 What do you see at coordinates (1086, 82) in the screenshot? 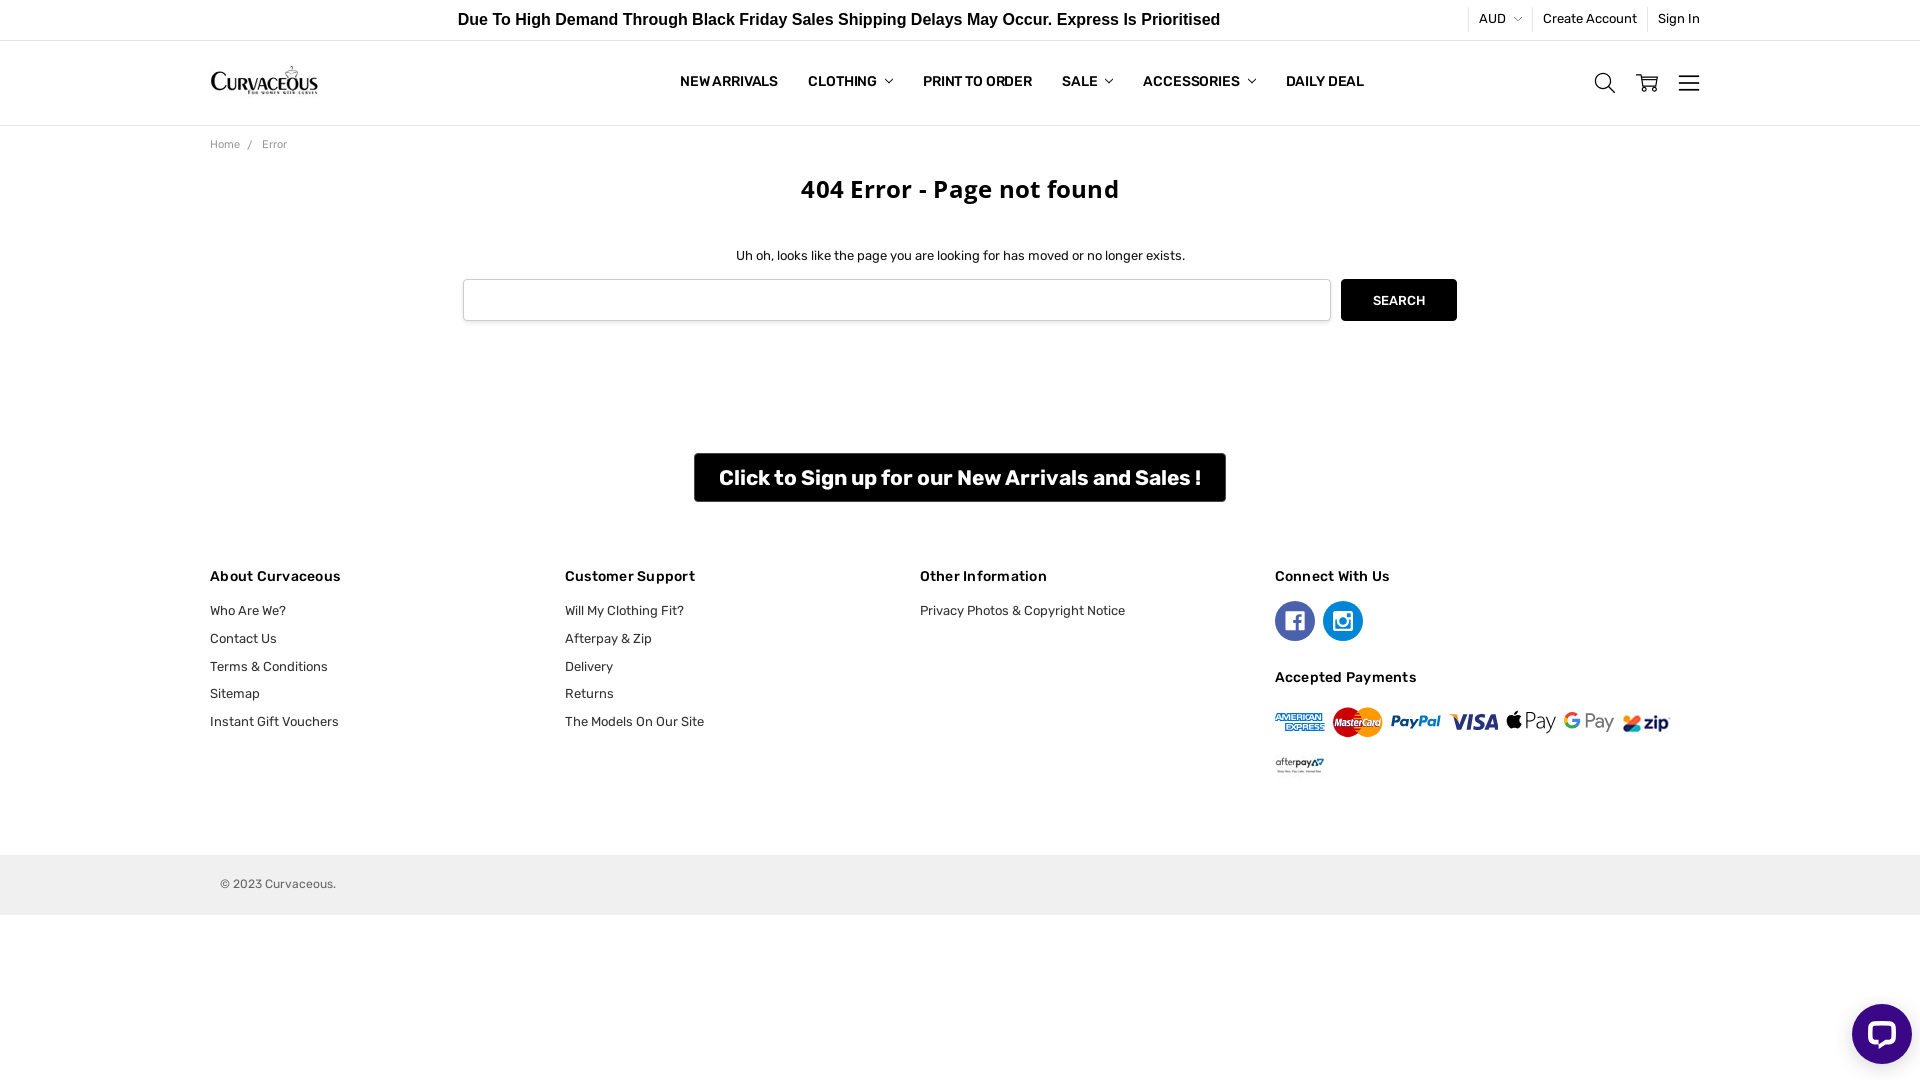
I see `'SALE'` at bounding box center [1086, 82].